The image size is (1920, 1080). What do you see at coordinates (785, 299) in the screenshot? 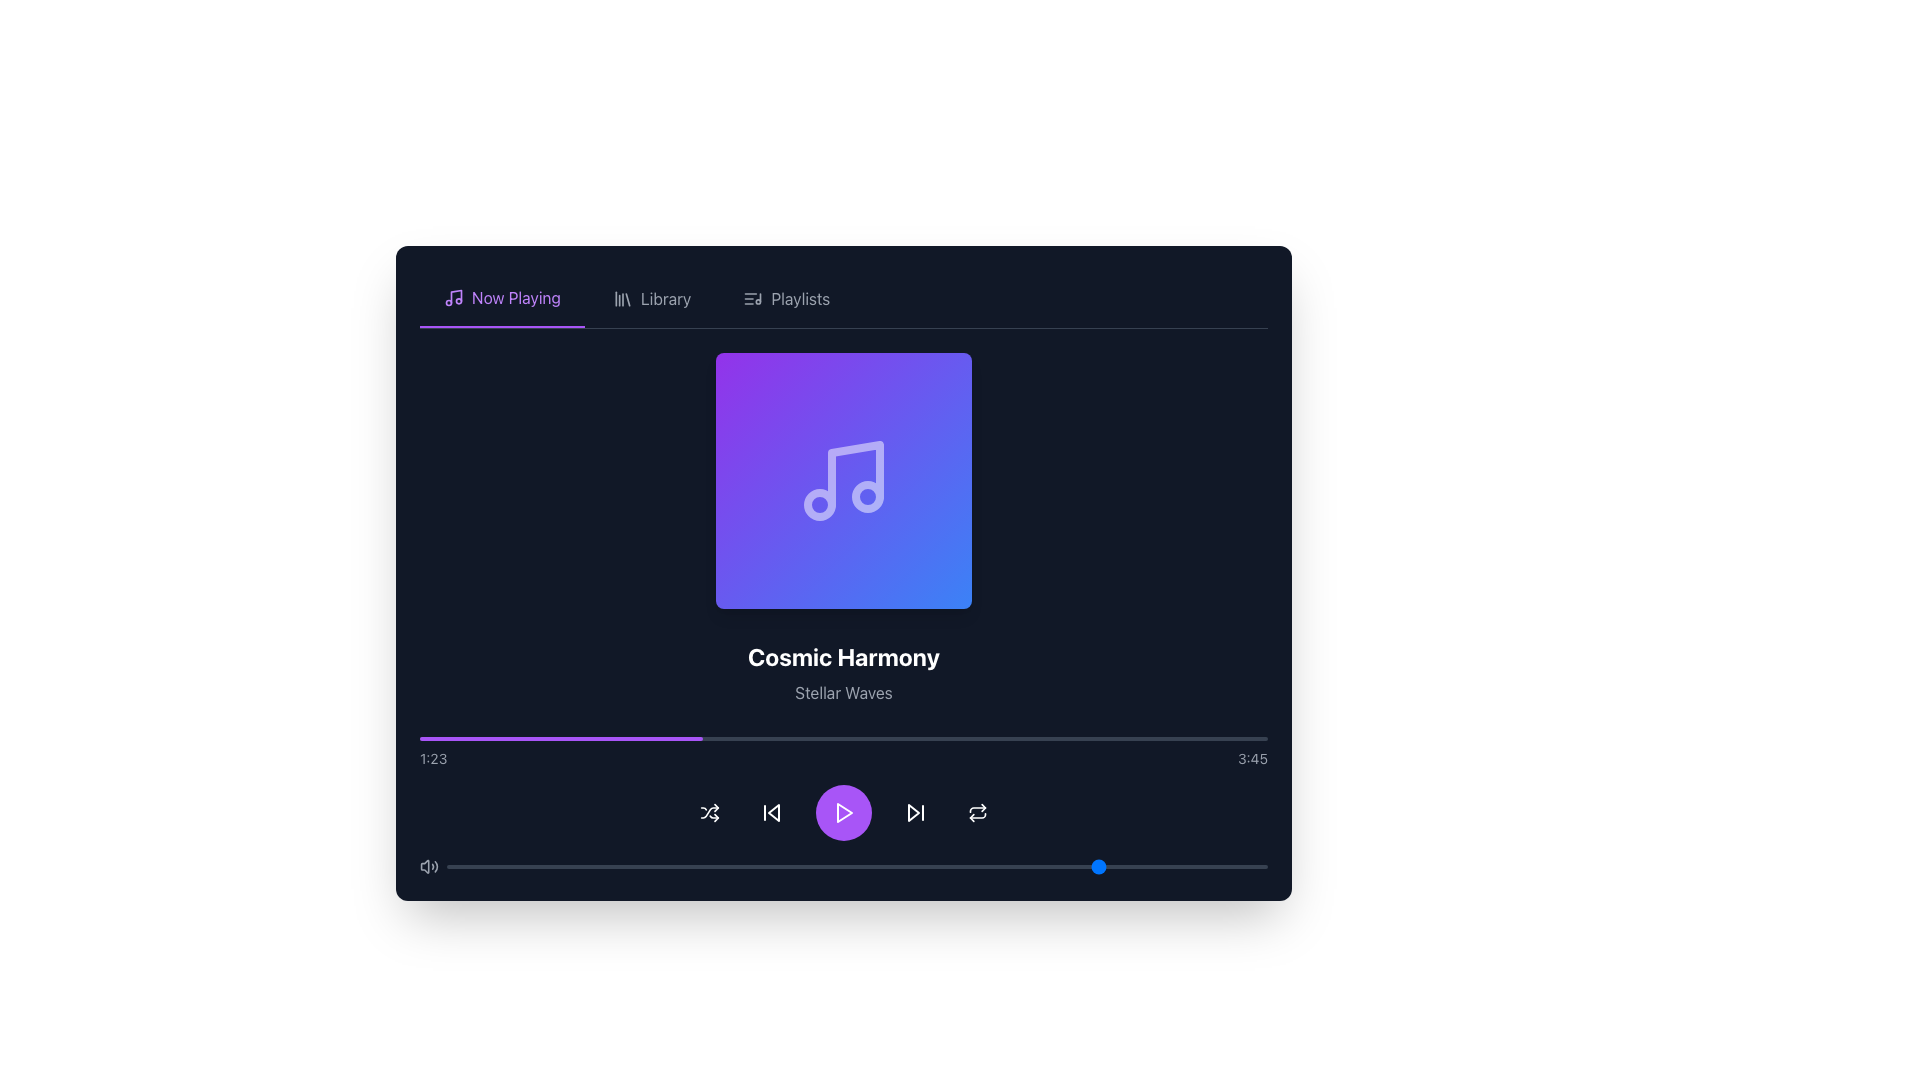
I see `the 'Playlists' button on the horizontal navigation bar` at bounding box center [785, 299].